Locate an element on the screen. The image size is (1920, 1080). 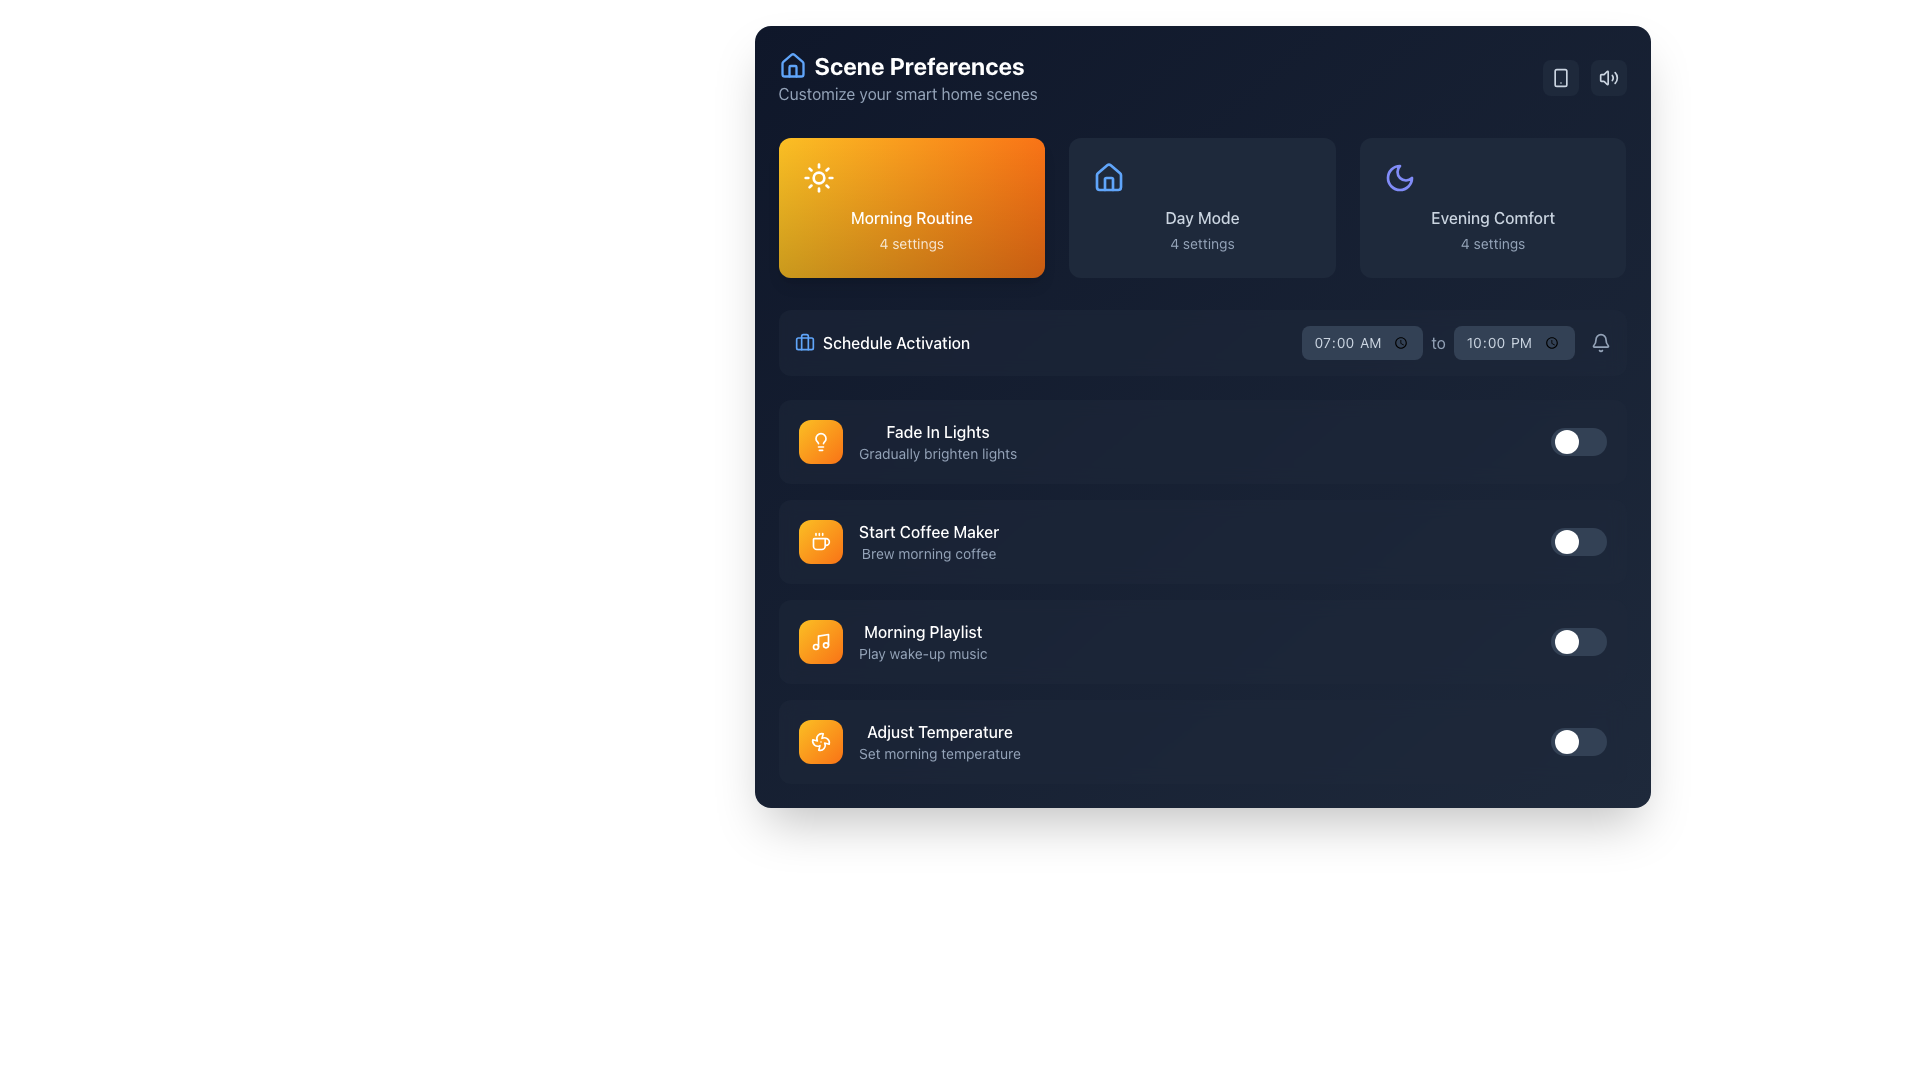
the label that summarizes the action or feature related to the 'Brew morning coffee' functionality, positioned between the 'Fade In Lights' and 'Morning Playlist' cards in the settings interface is located at coordinates (927, 531).